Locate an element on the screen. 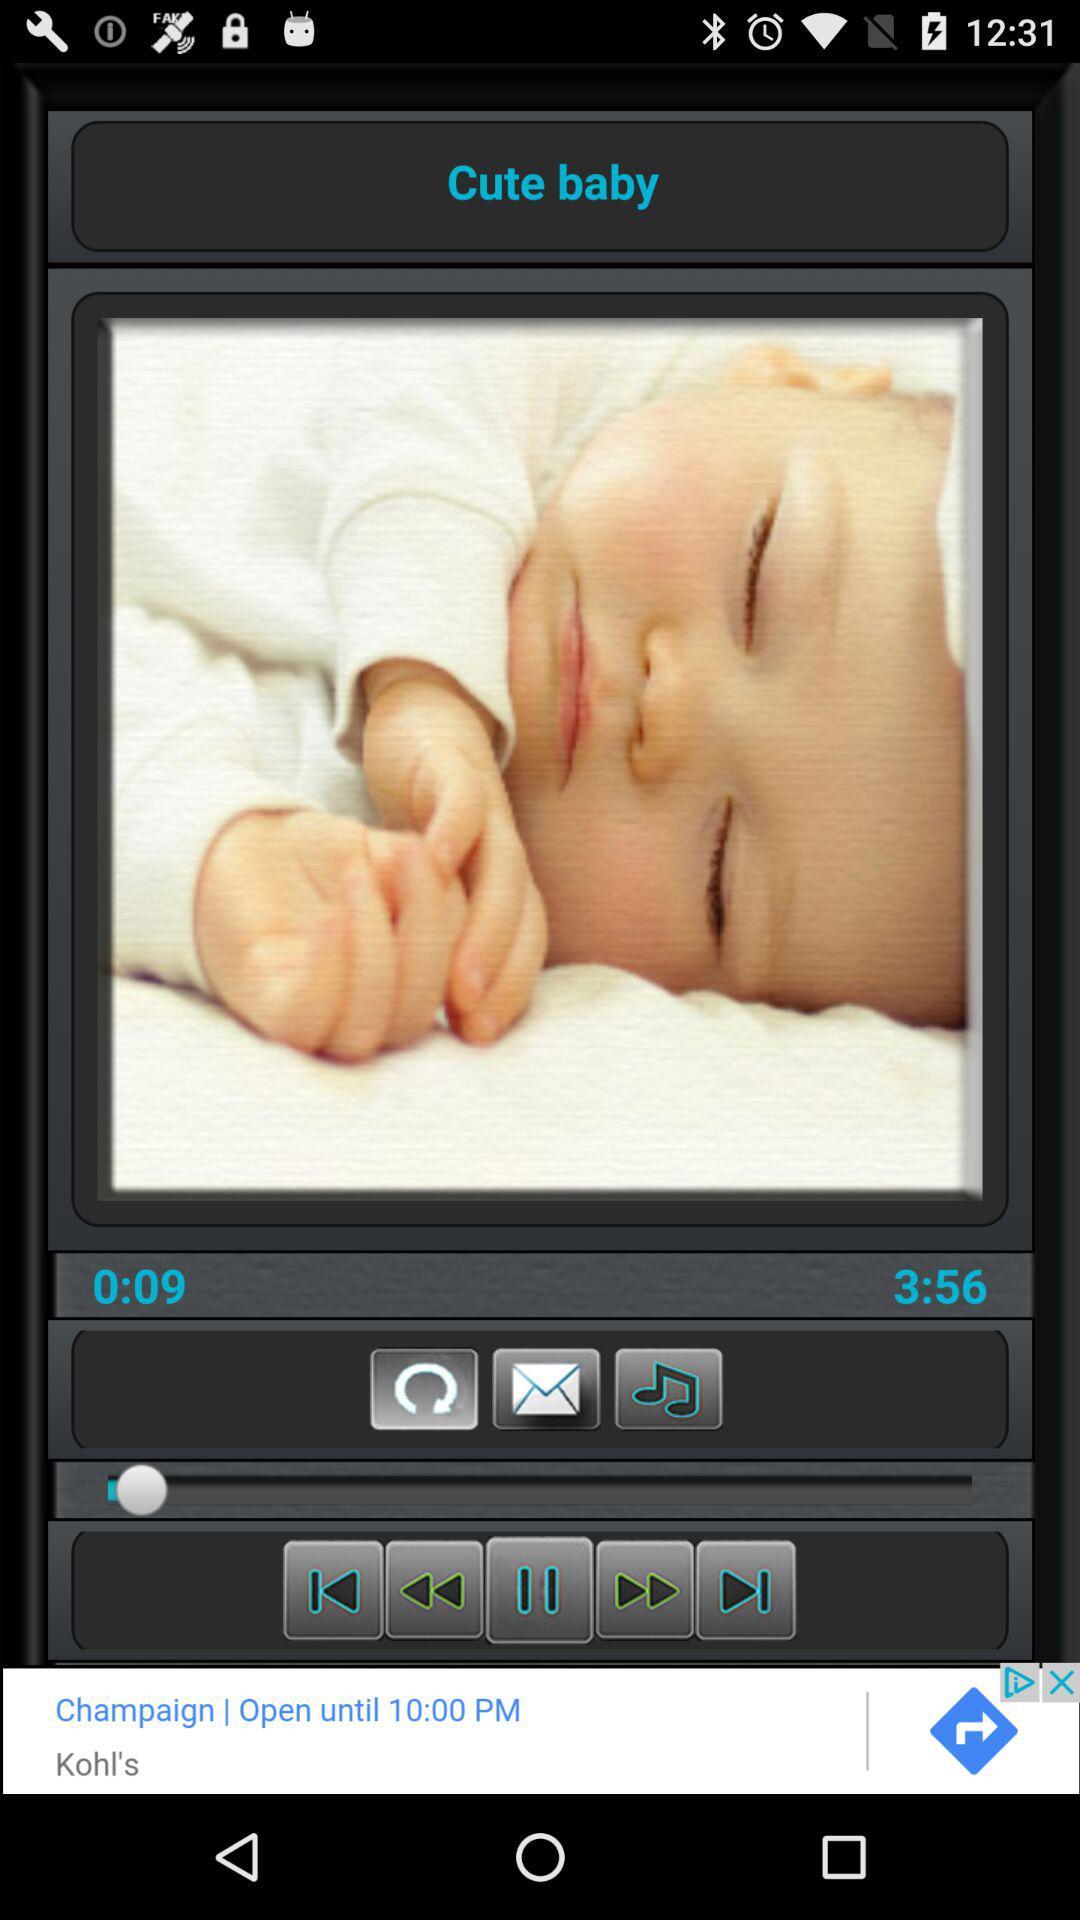  the av_forward icon is located at coordinates (644, 1701).